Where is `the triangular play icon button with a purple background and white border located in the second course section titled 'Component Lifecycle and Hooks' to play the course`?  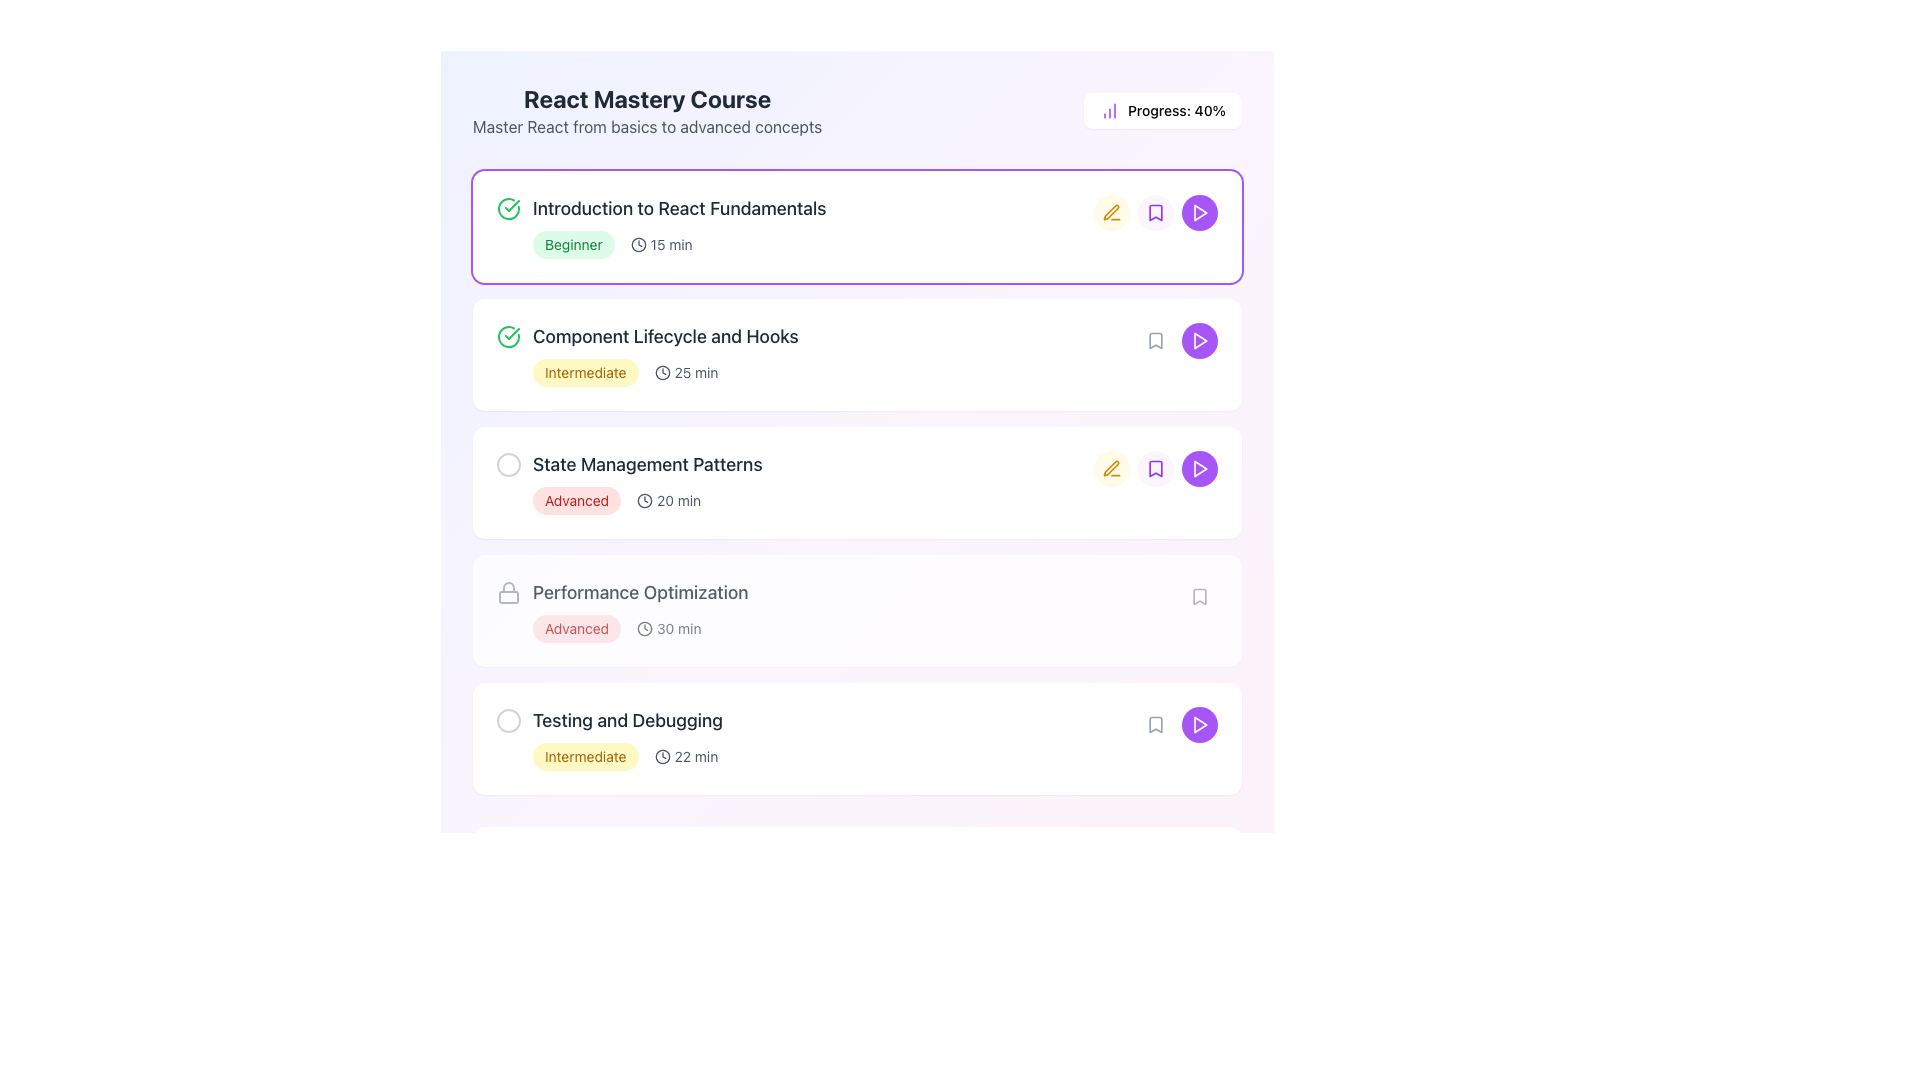
the triangular play icon button with a purple background and white border located in the second course section titled 'Component Lifecycle and Hooks' to play the course is located at coordinates (1200, 339).